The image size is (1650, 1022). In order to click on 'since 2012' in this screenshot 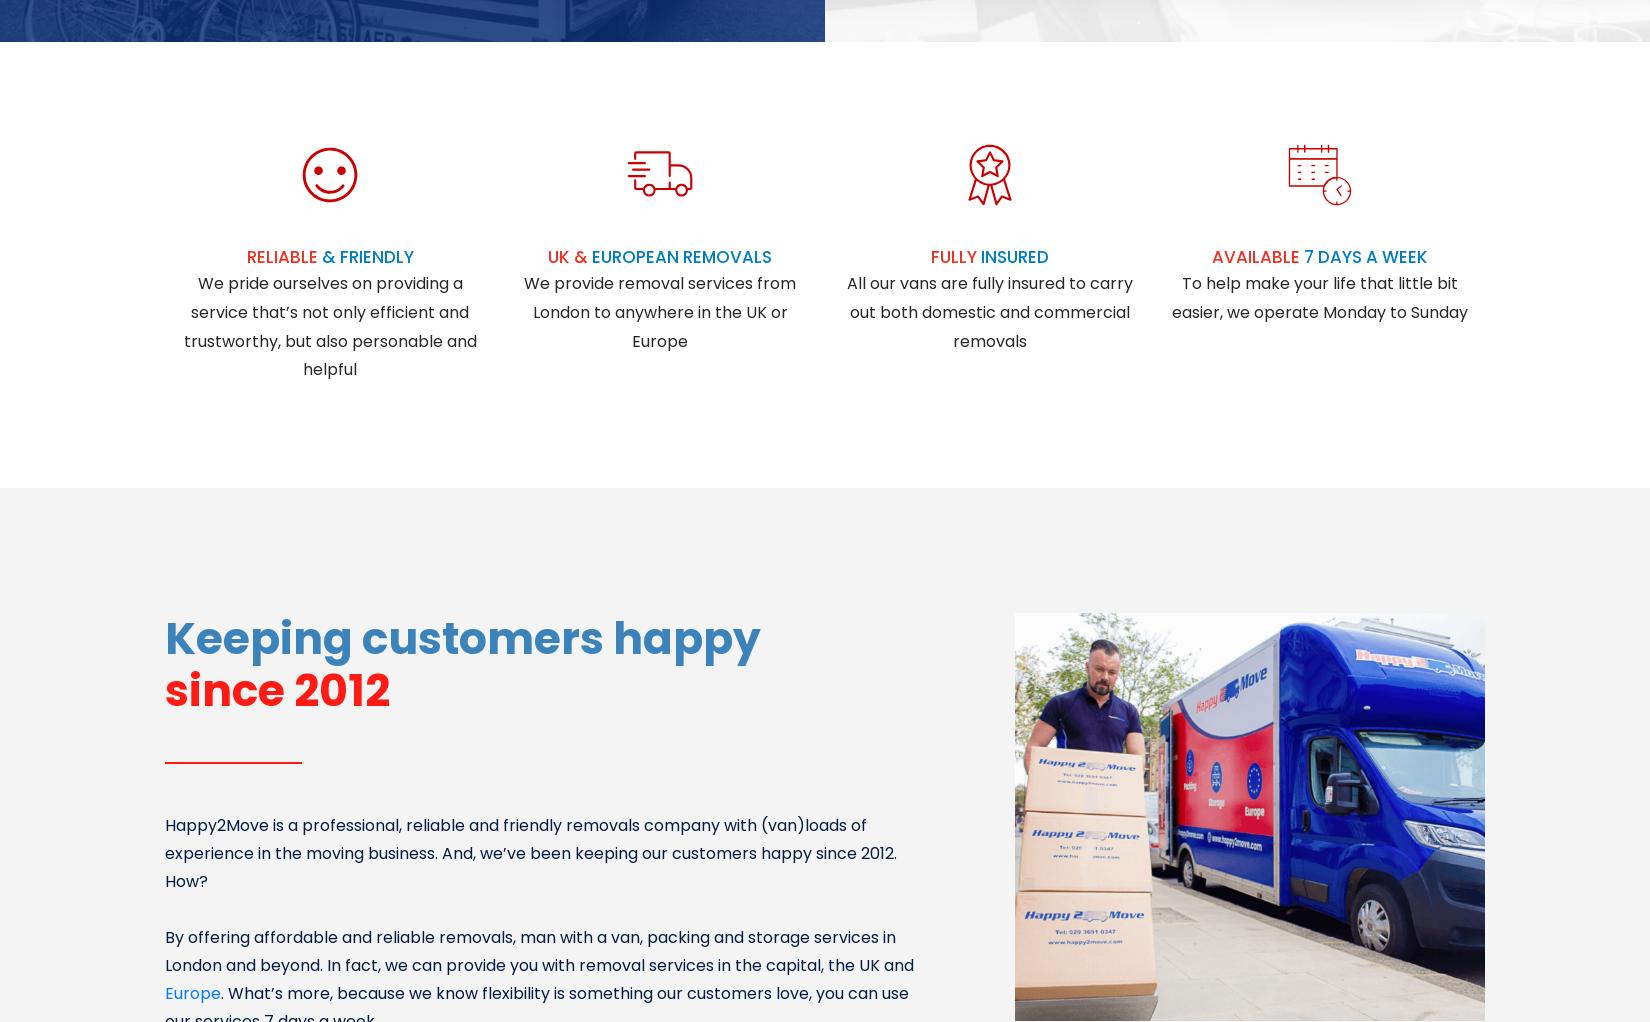, I will do `click(277, 689)`.